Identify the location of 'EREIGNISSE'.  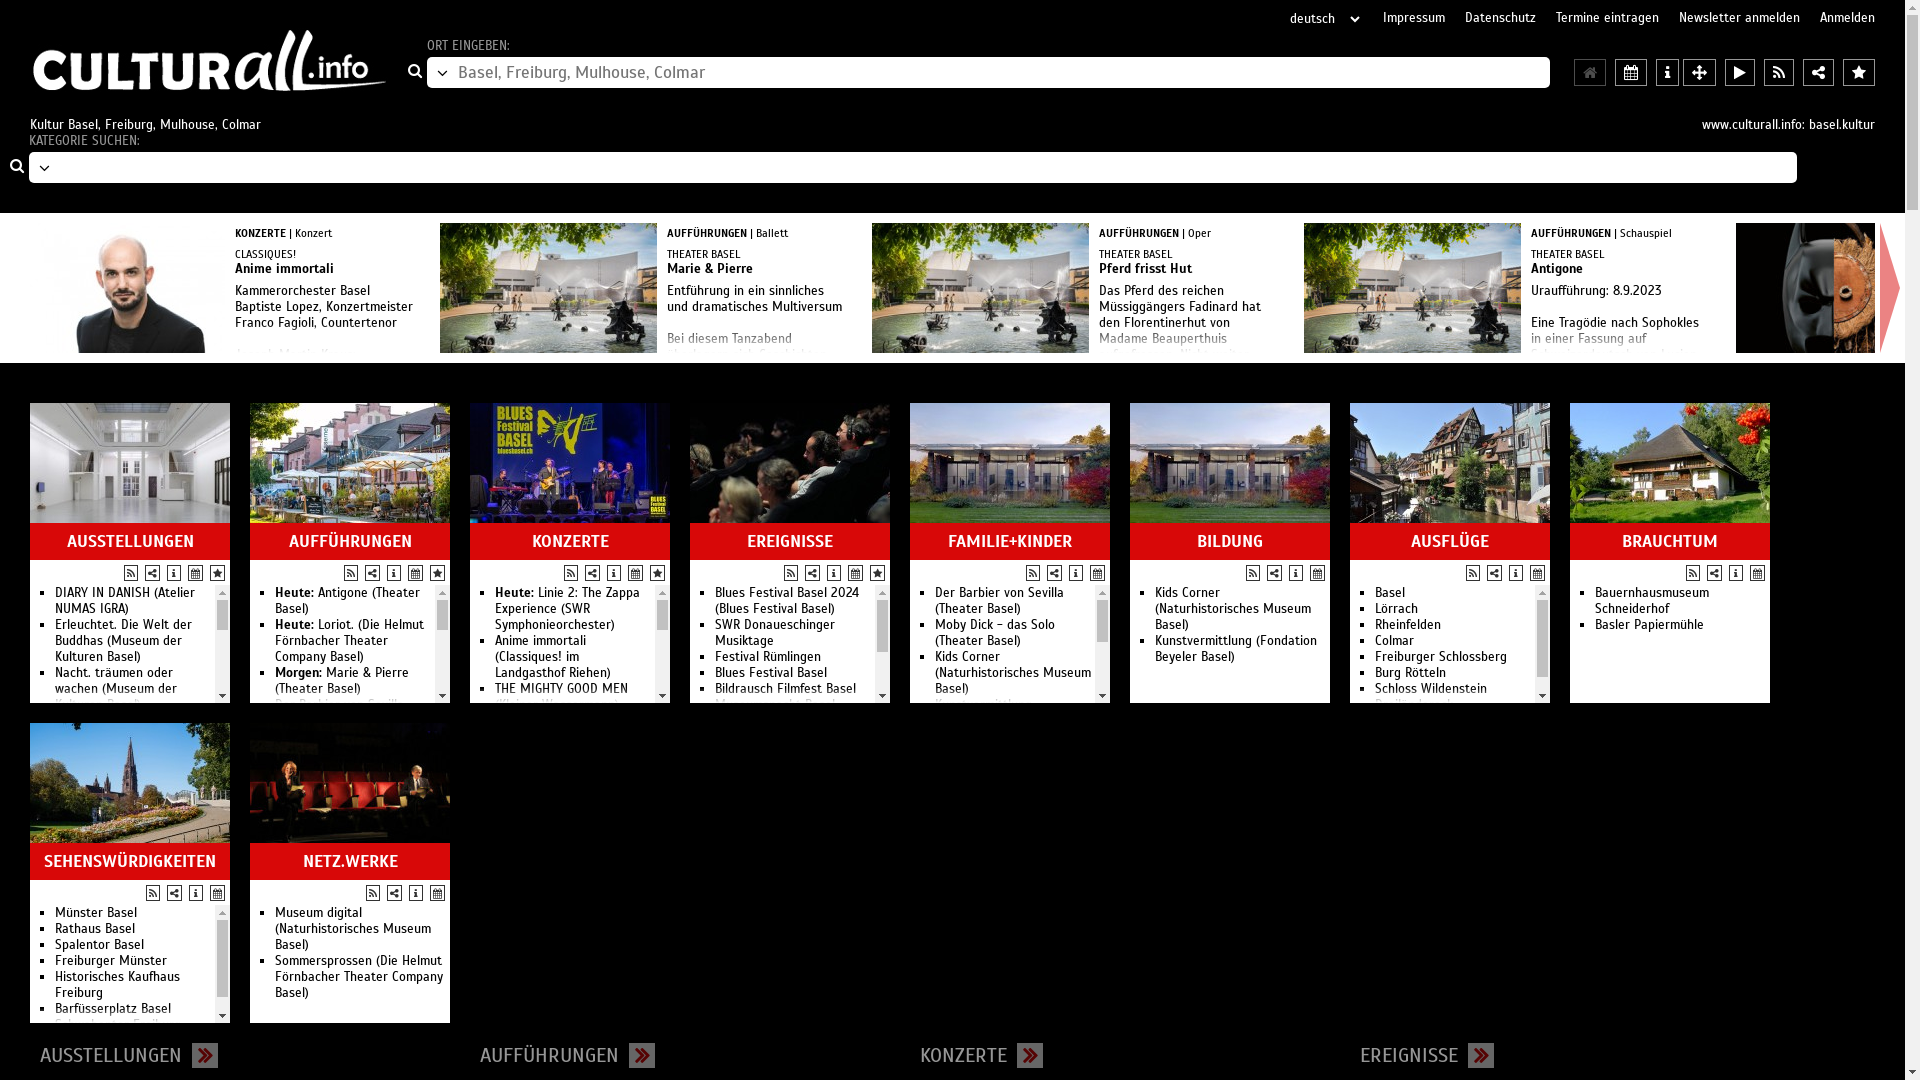
(789, 541).